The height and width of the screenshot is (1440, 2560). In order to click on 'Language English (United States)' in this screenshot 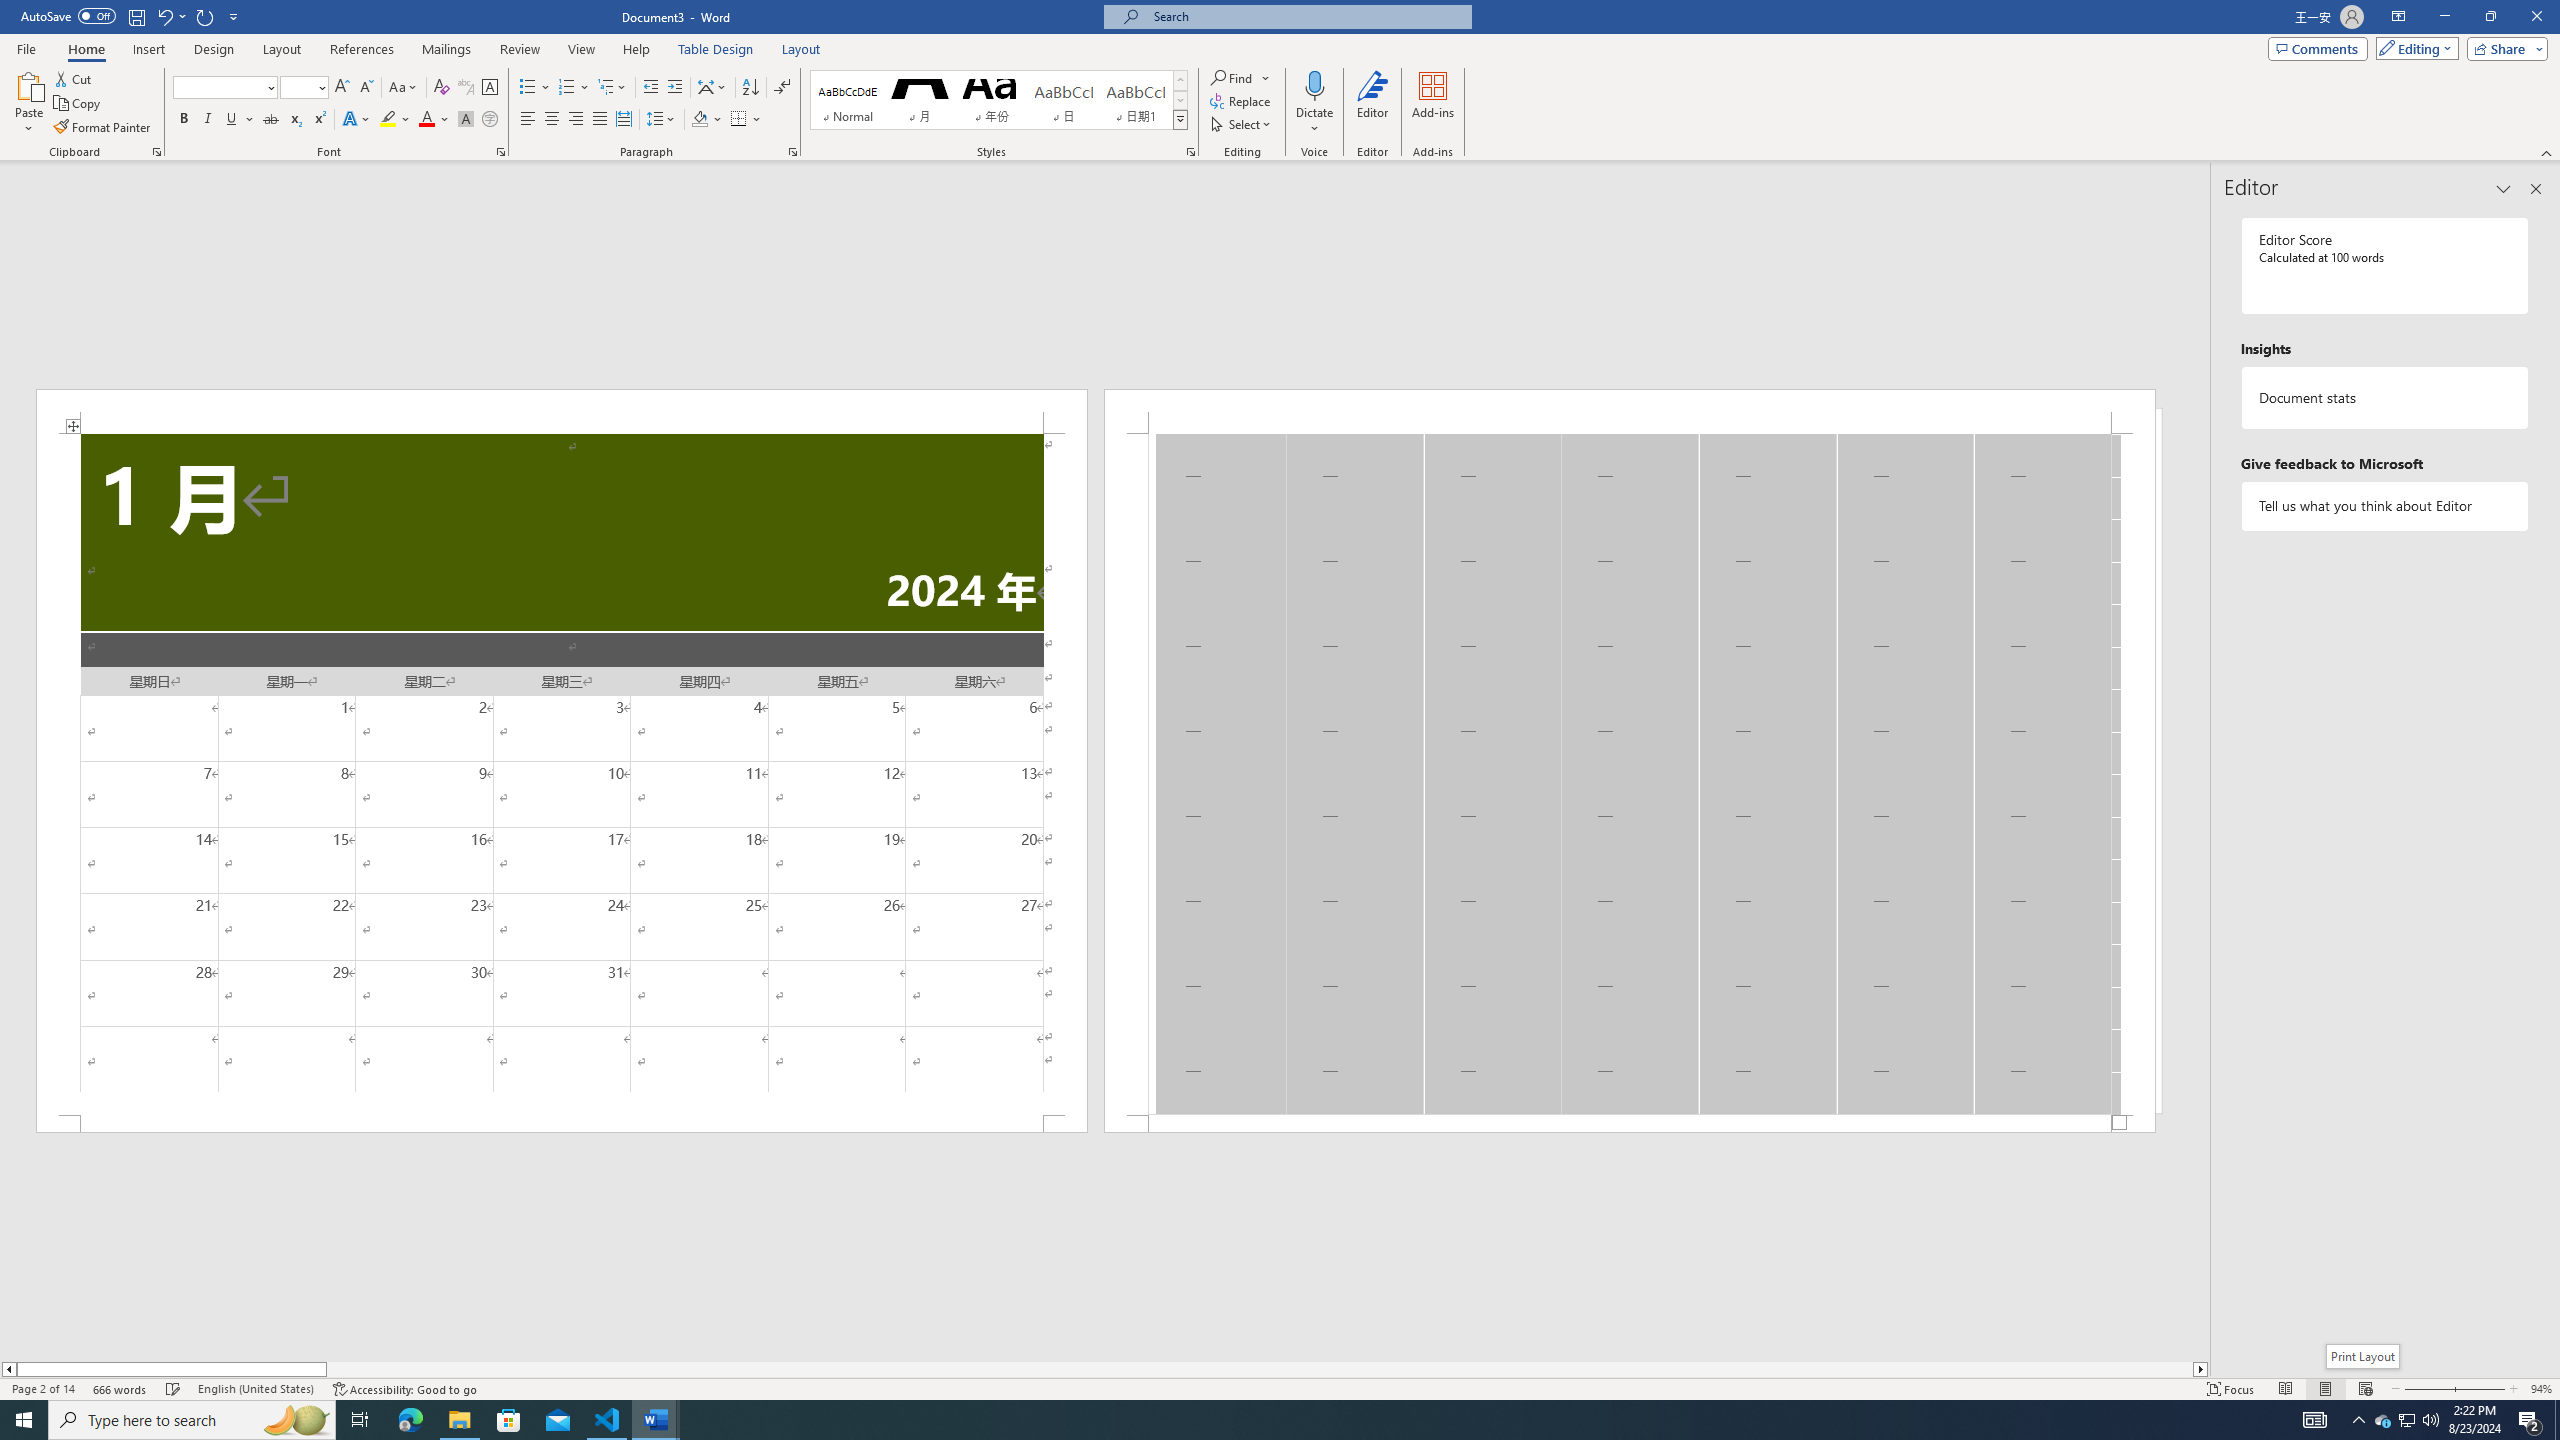, I will do `click(256, 1389)`.